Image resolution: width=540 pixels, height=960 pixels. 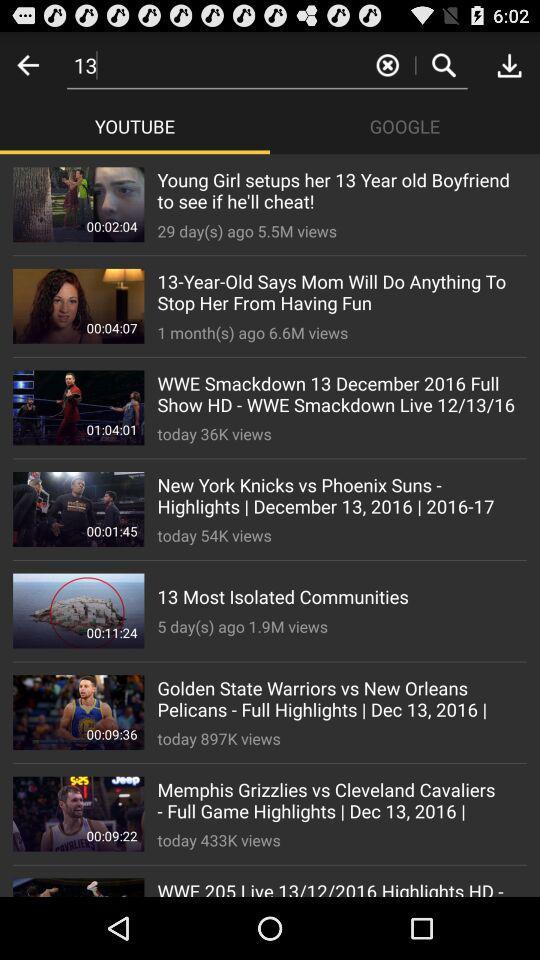 I want to click on search this site, so click(x=443, y=64).